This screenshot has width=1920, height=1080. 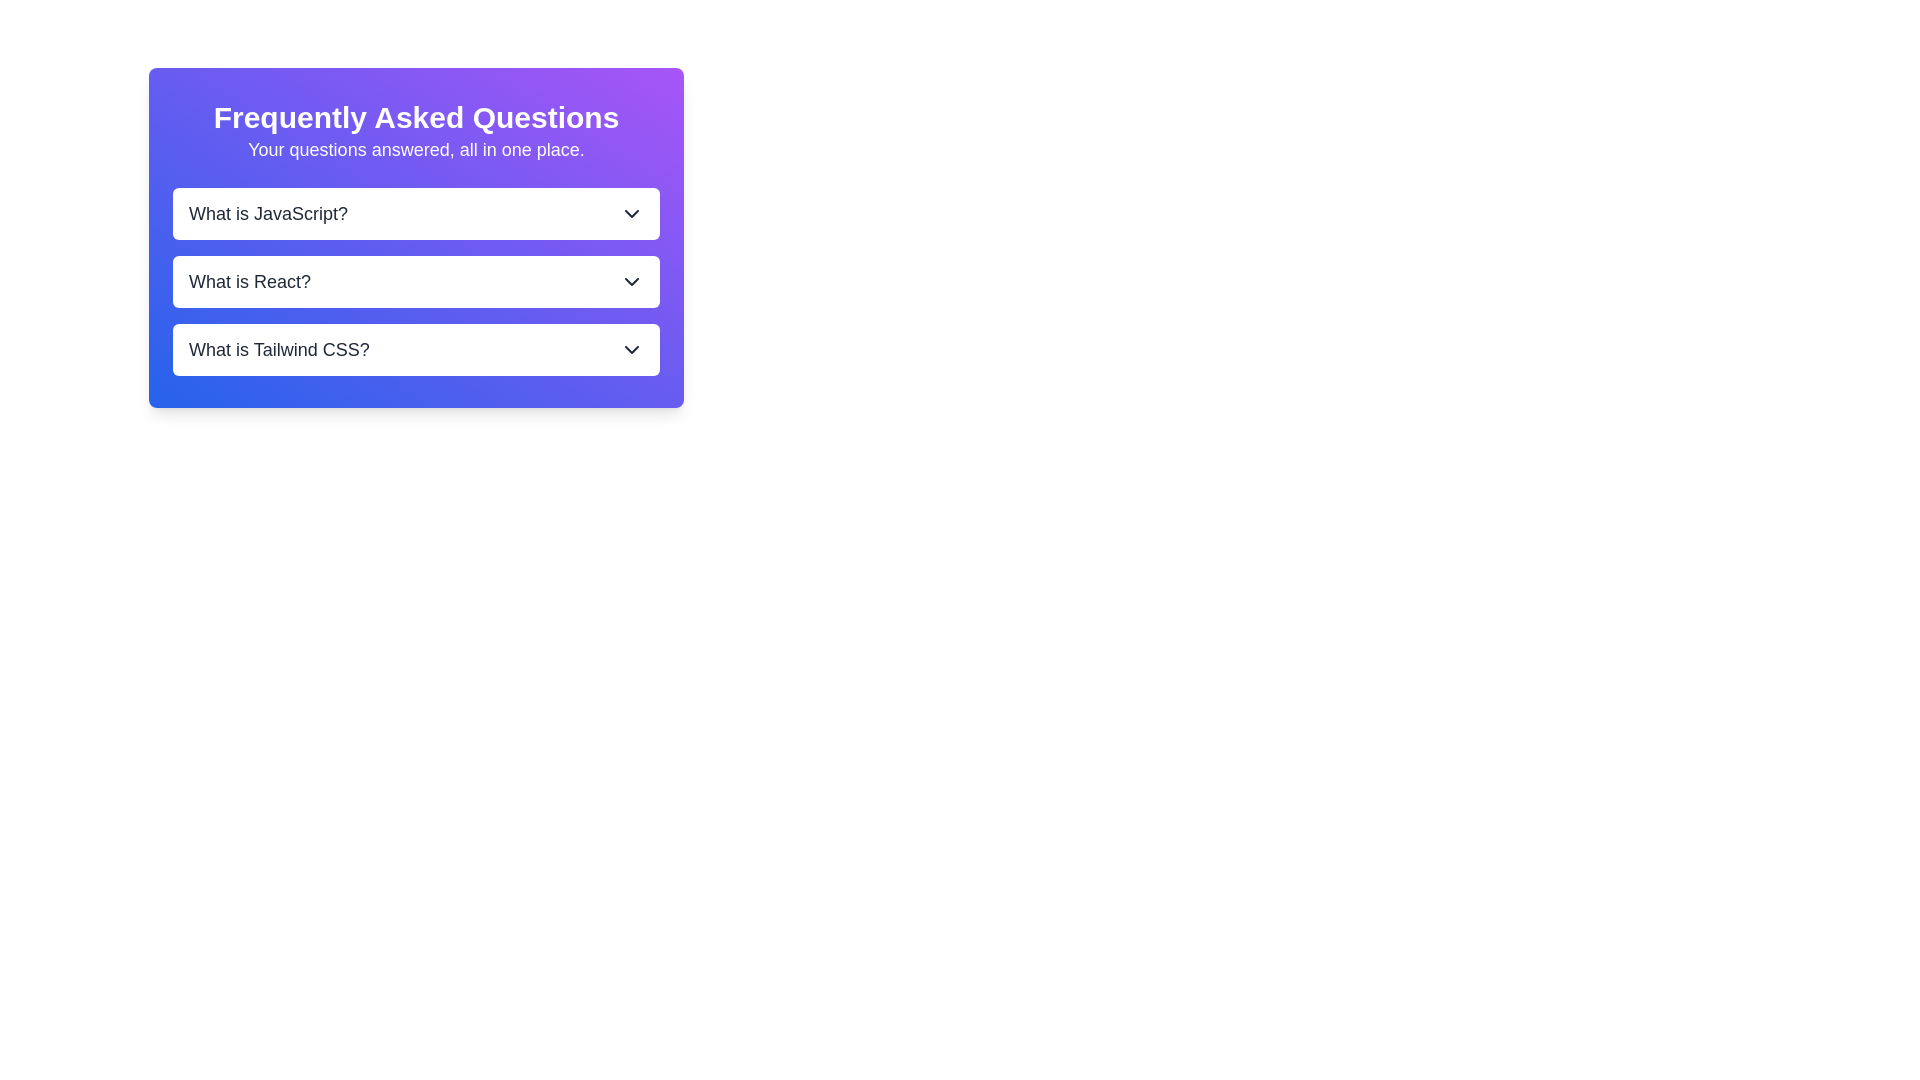 What do you see at coordinates (631, 349) in the screenshot?
I see `the small downward-pointing chevron icon next to the text 'What is Tailwind CSS?'` at bounding box center [631, 349].